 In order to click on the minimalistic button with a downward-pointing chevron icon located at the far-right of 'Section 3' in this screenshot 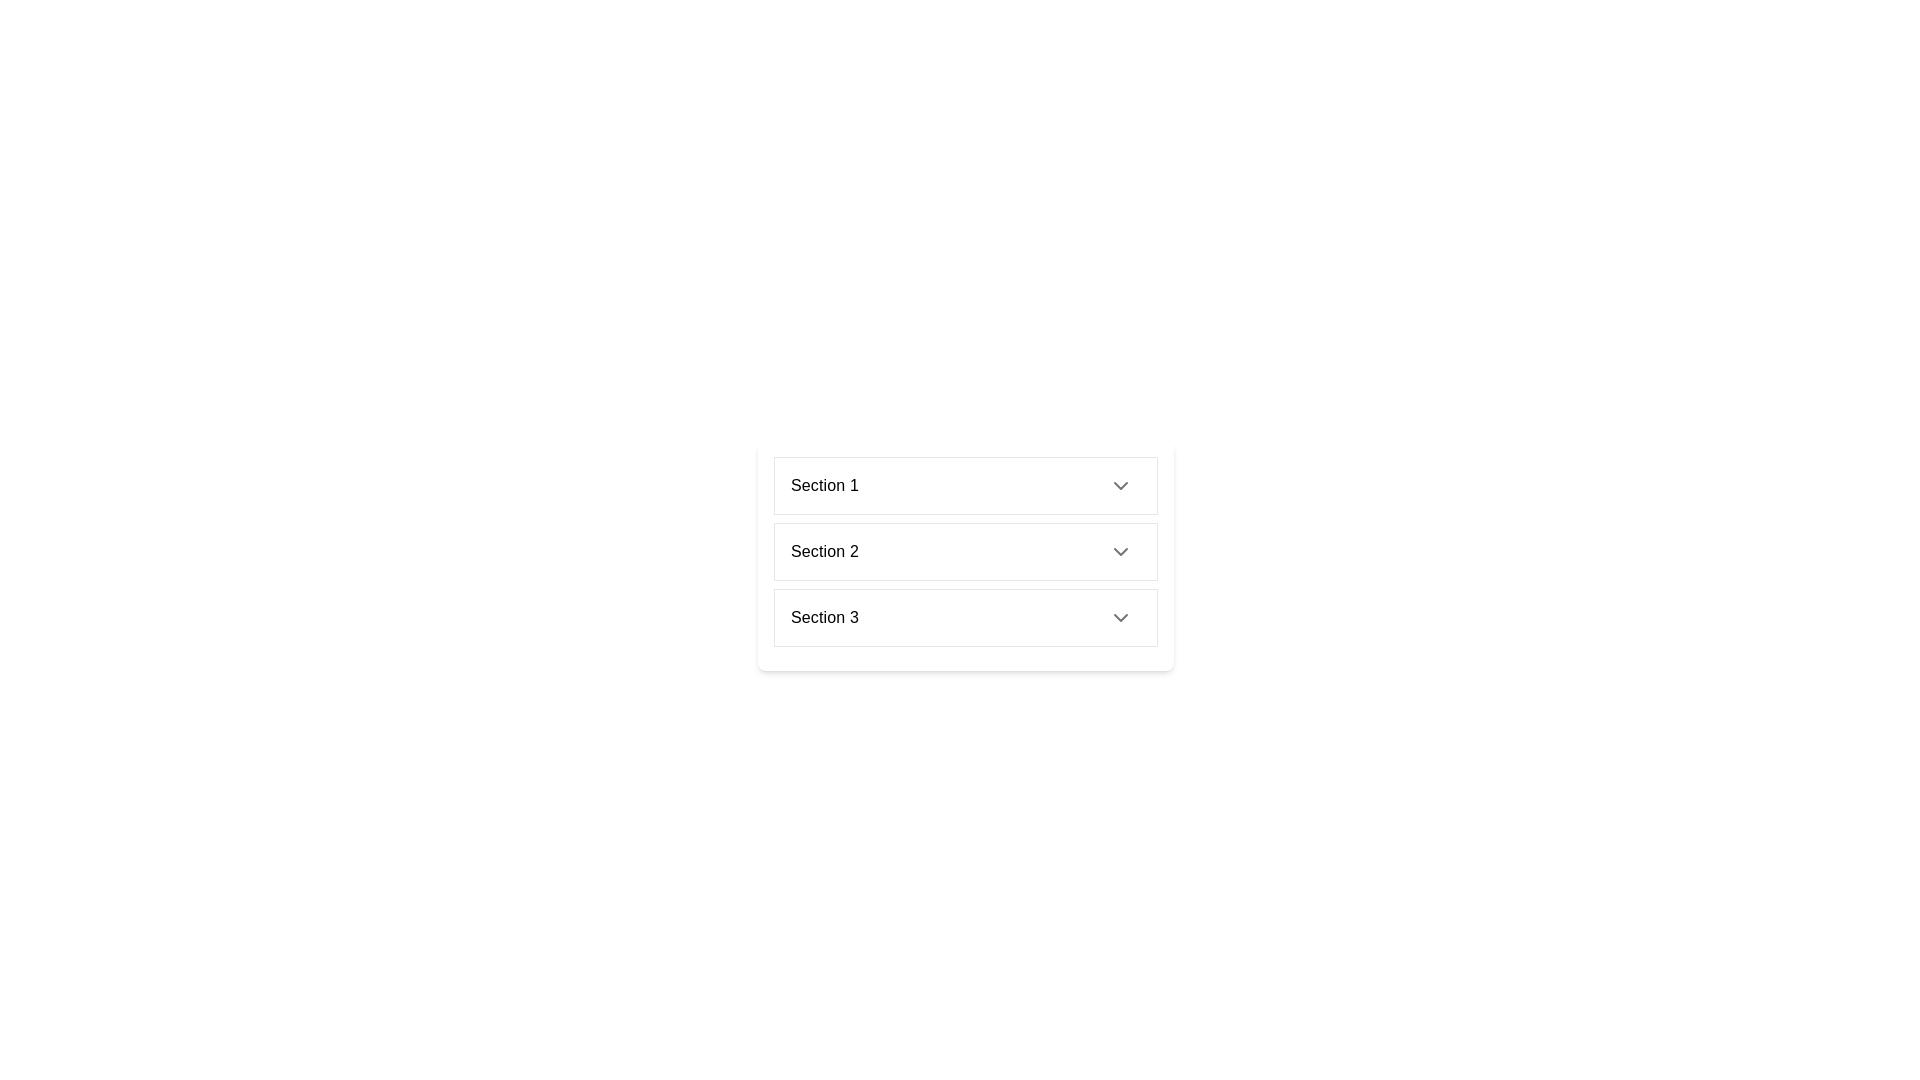, I will do `click(1121, 616)`.